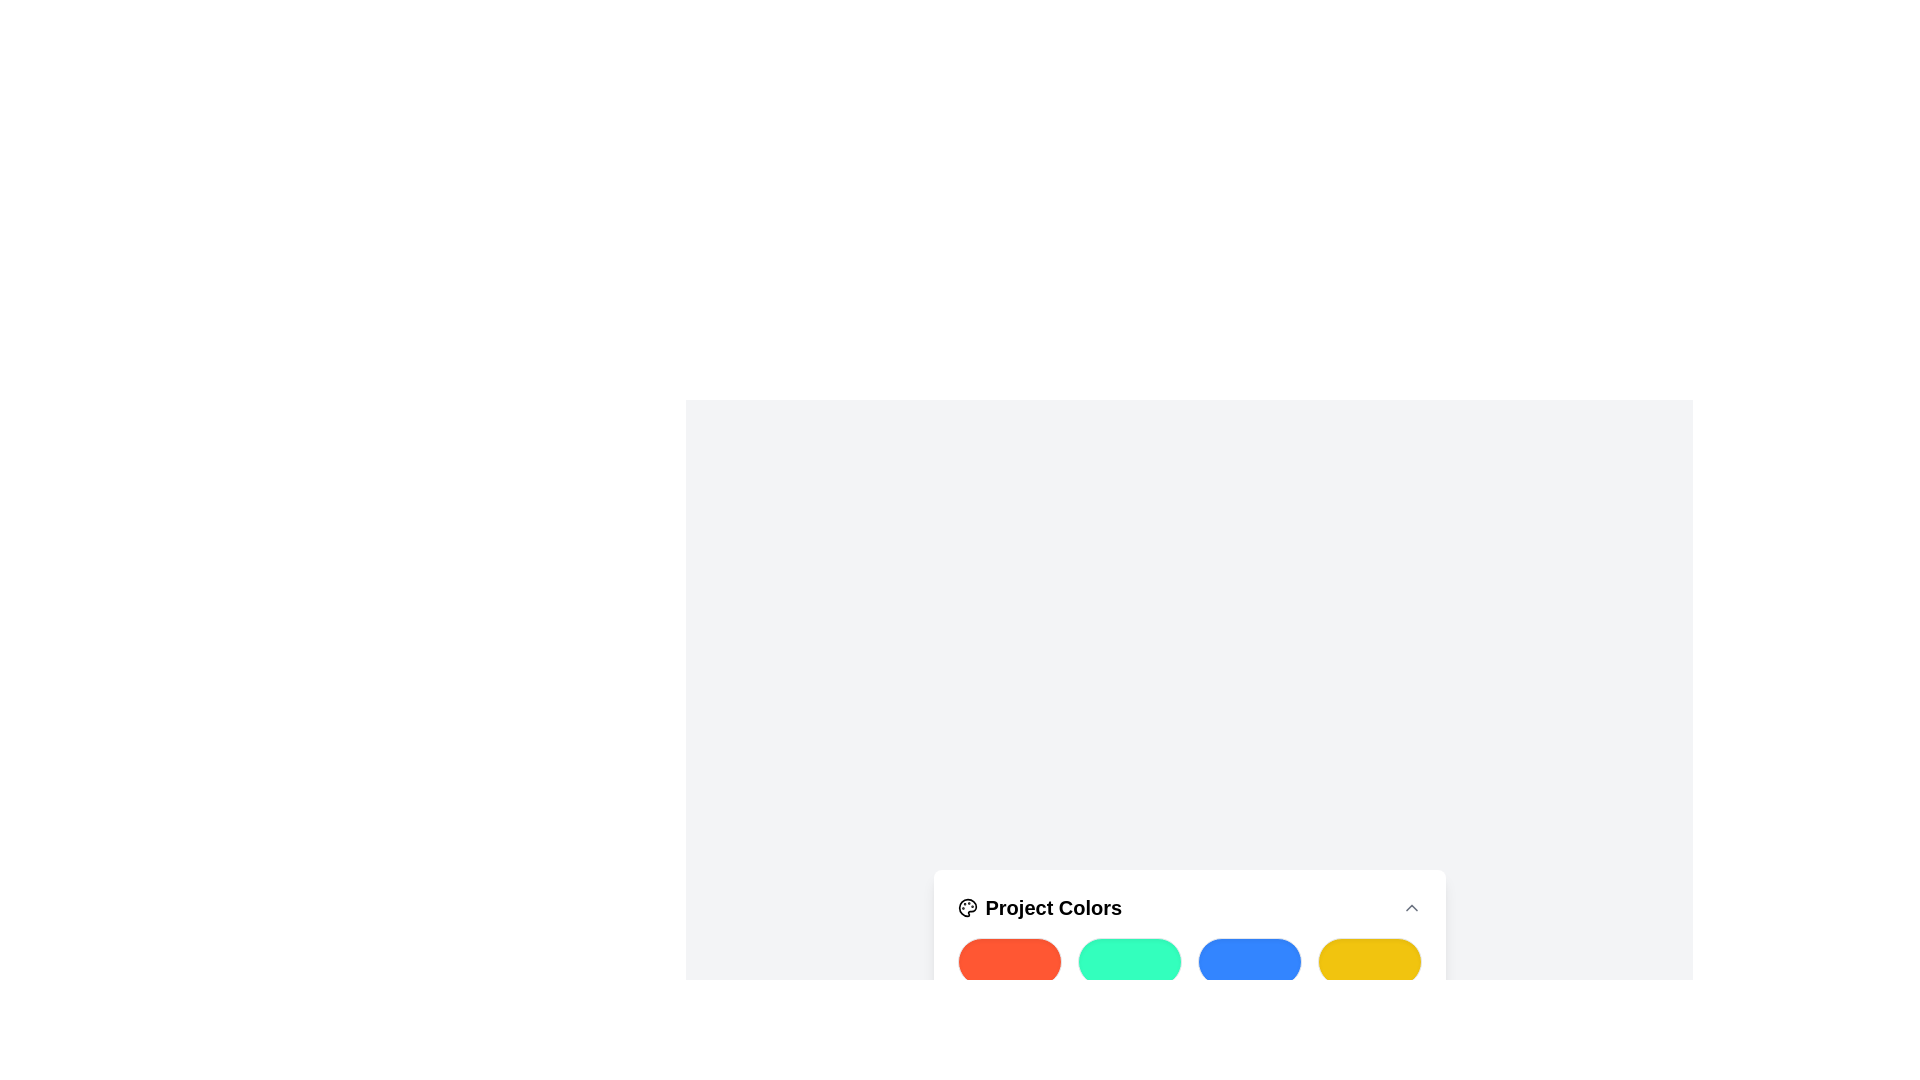  What do you see at coordinates (1189, 960) in the screenshot?
I see `one of the color sections in the Color grid located within the 'Project Colors' card at the bottom center of the interface` at bounding box center [1189, 960].